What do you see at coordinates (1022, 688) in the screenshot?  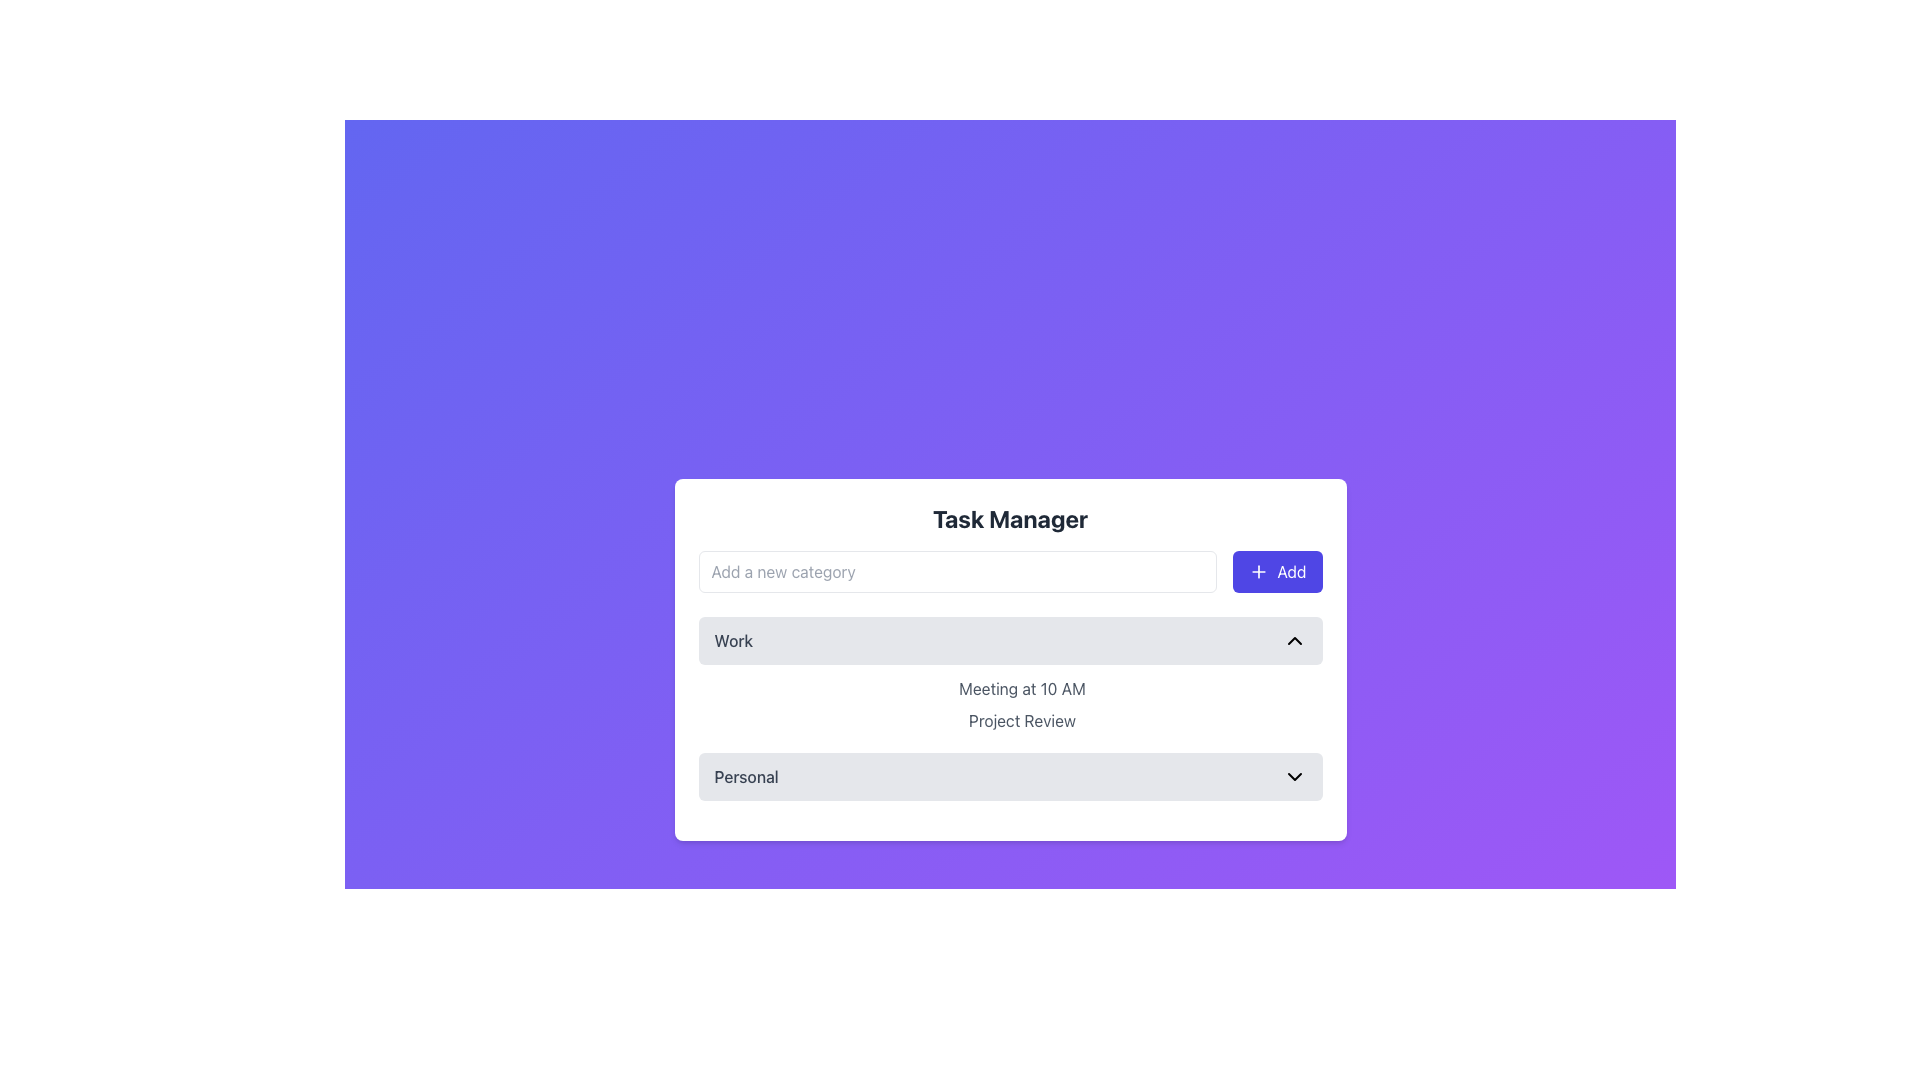 I see `the text label displaying 'Meeting at 10 AM' located in the 'Work' dropdown section, above 'Project Review'` at bounding box center [1022, 688].